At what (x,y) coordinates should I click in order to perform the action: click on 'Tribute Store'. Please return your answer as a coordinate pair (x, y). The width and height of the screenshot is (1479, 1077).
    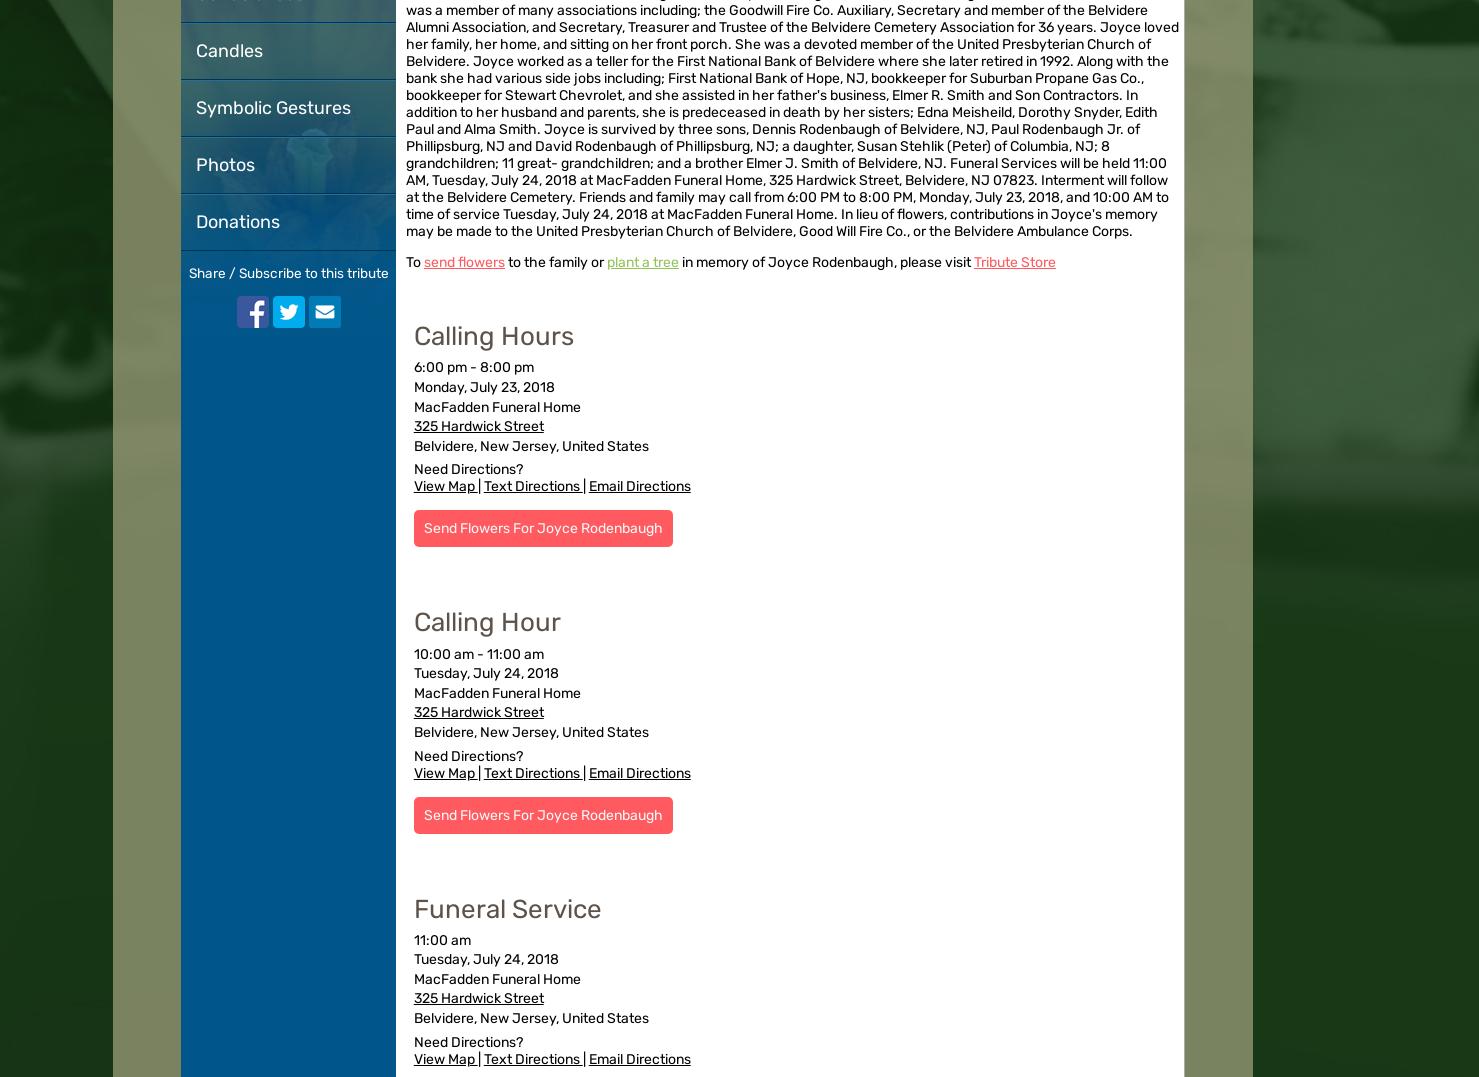
    Looking at the image, I should click on (1015, 261).